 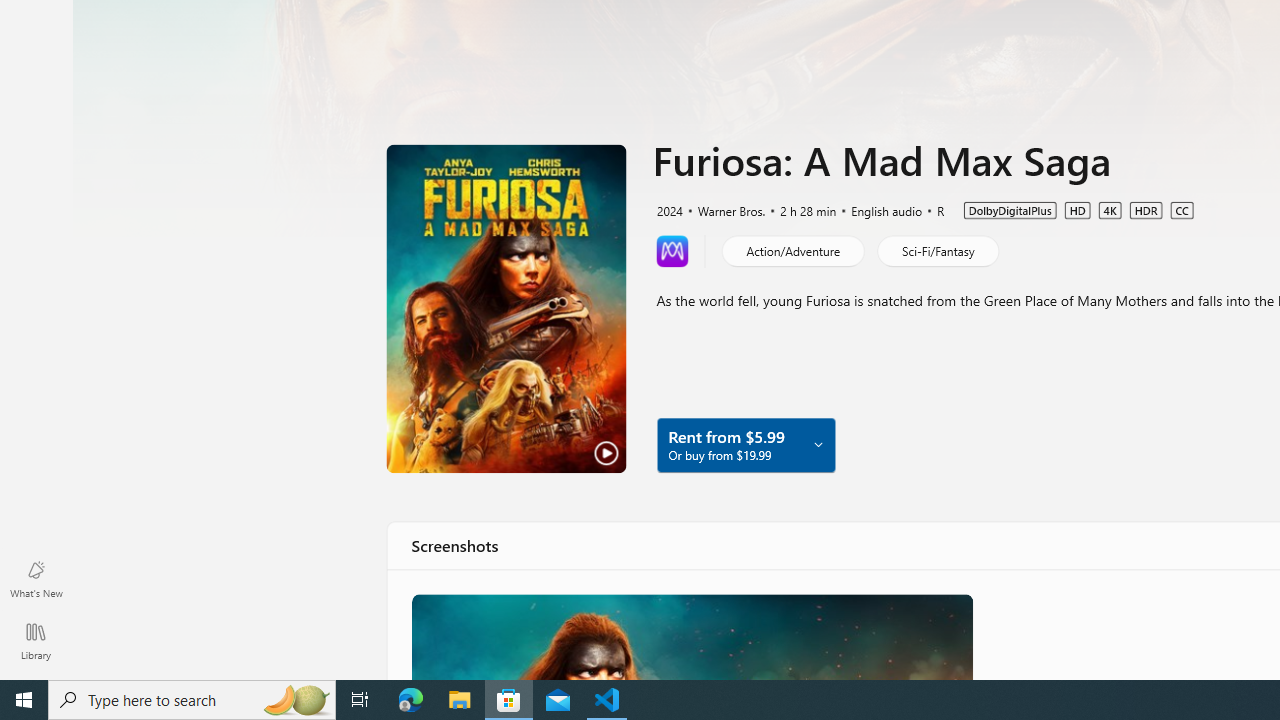 What do you see at coordinates (791, 249) in the screenshot?
I see `'Action/Adventure'` at bounding box center [791, 249].